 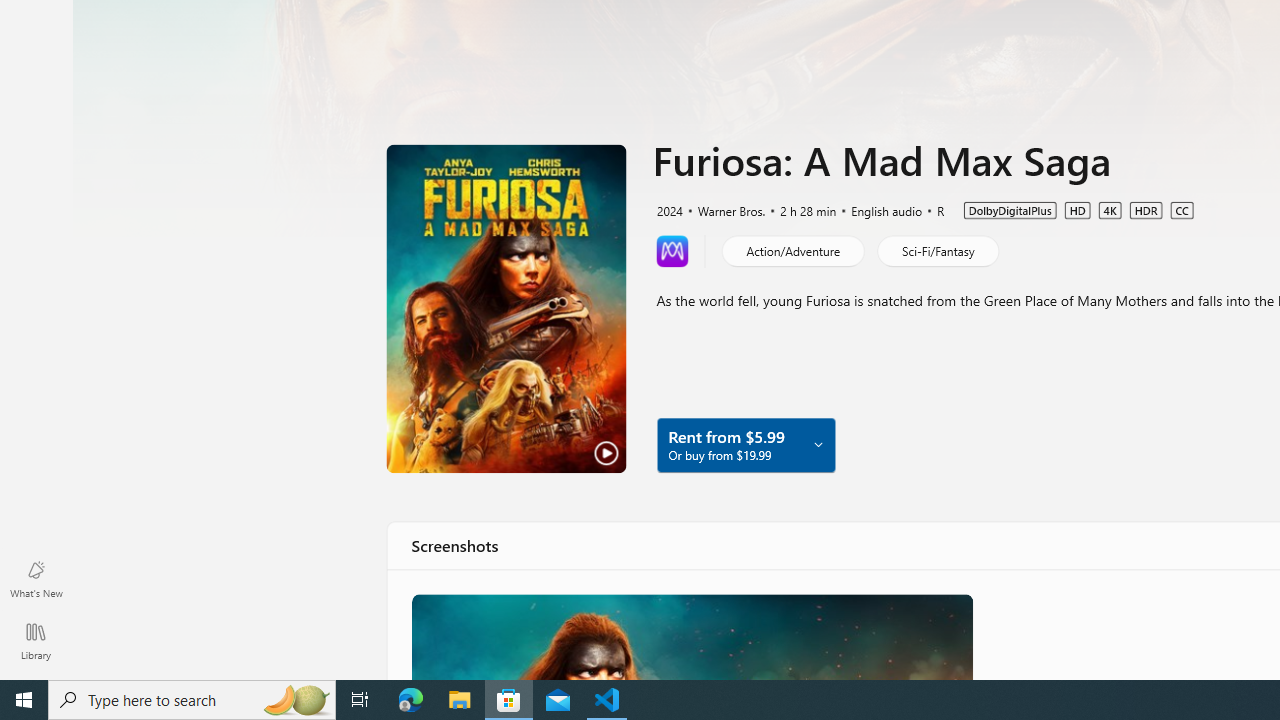 What do you see at coordinates (791, 249) in the screenshot?
I see `'Action/Adventure'` at bounding box center [791, 249].